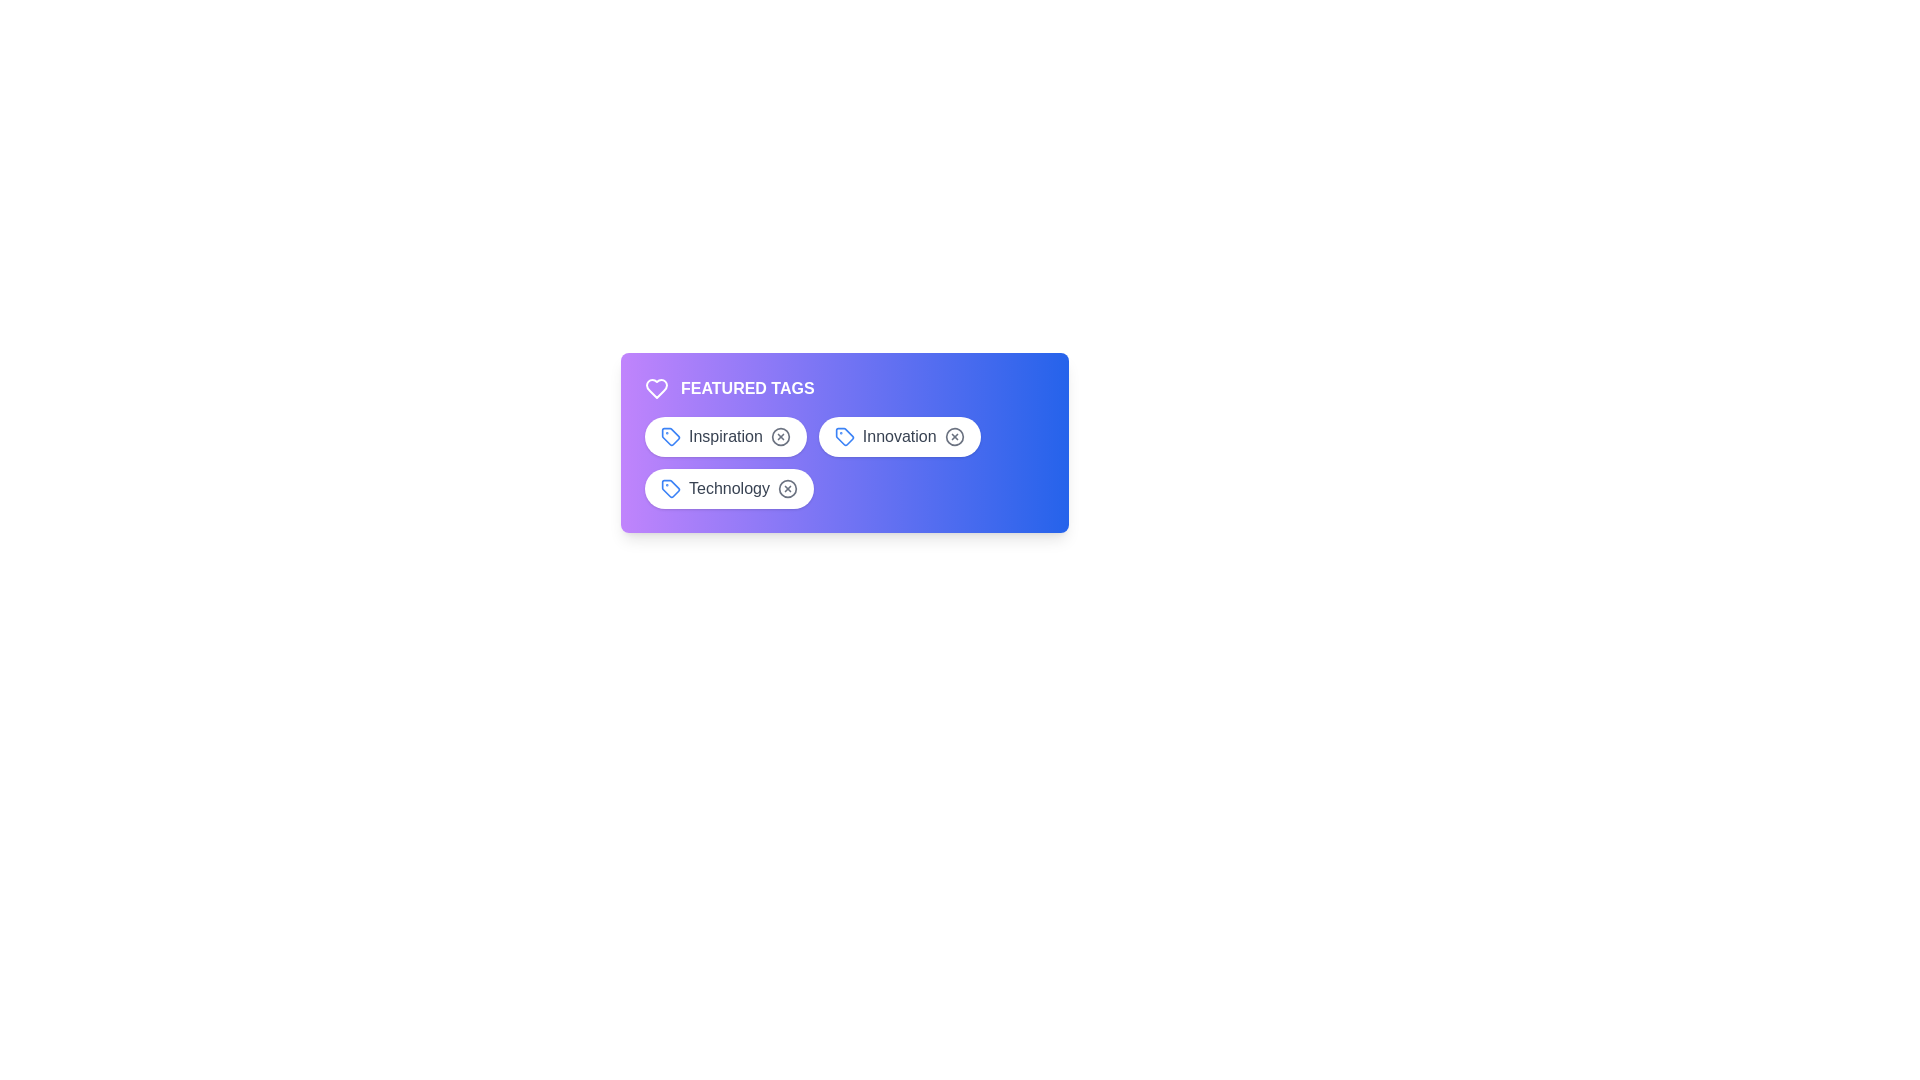  I want to click on the tag icon located next to the 'Inspiration' tag under the 'FEATURED TAGS' title, so click(671, 435).